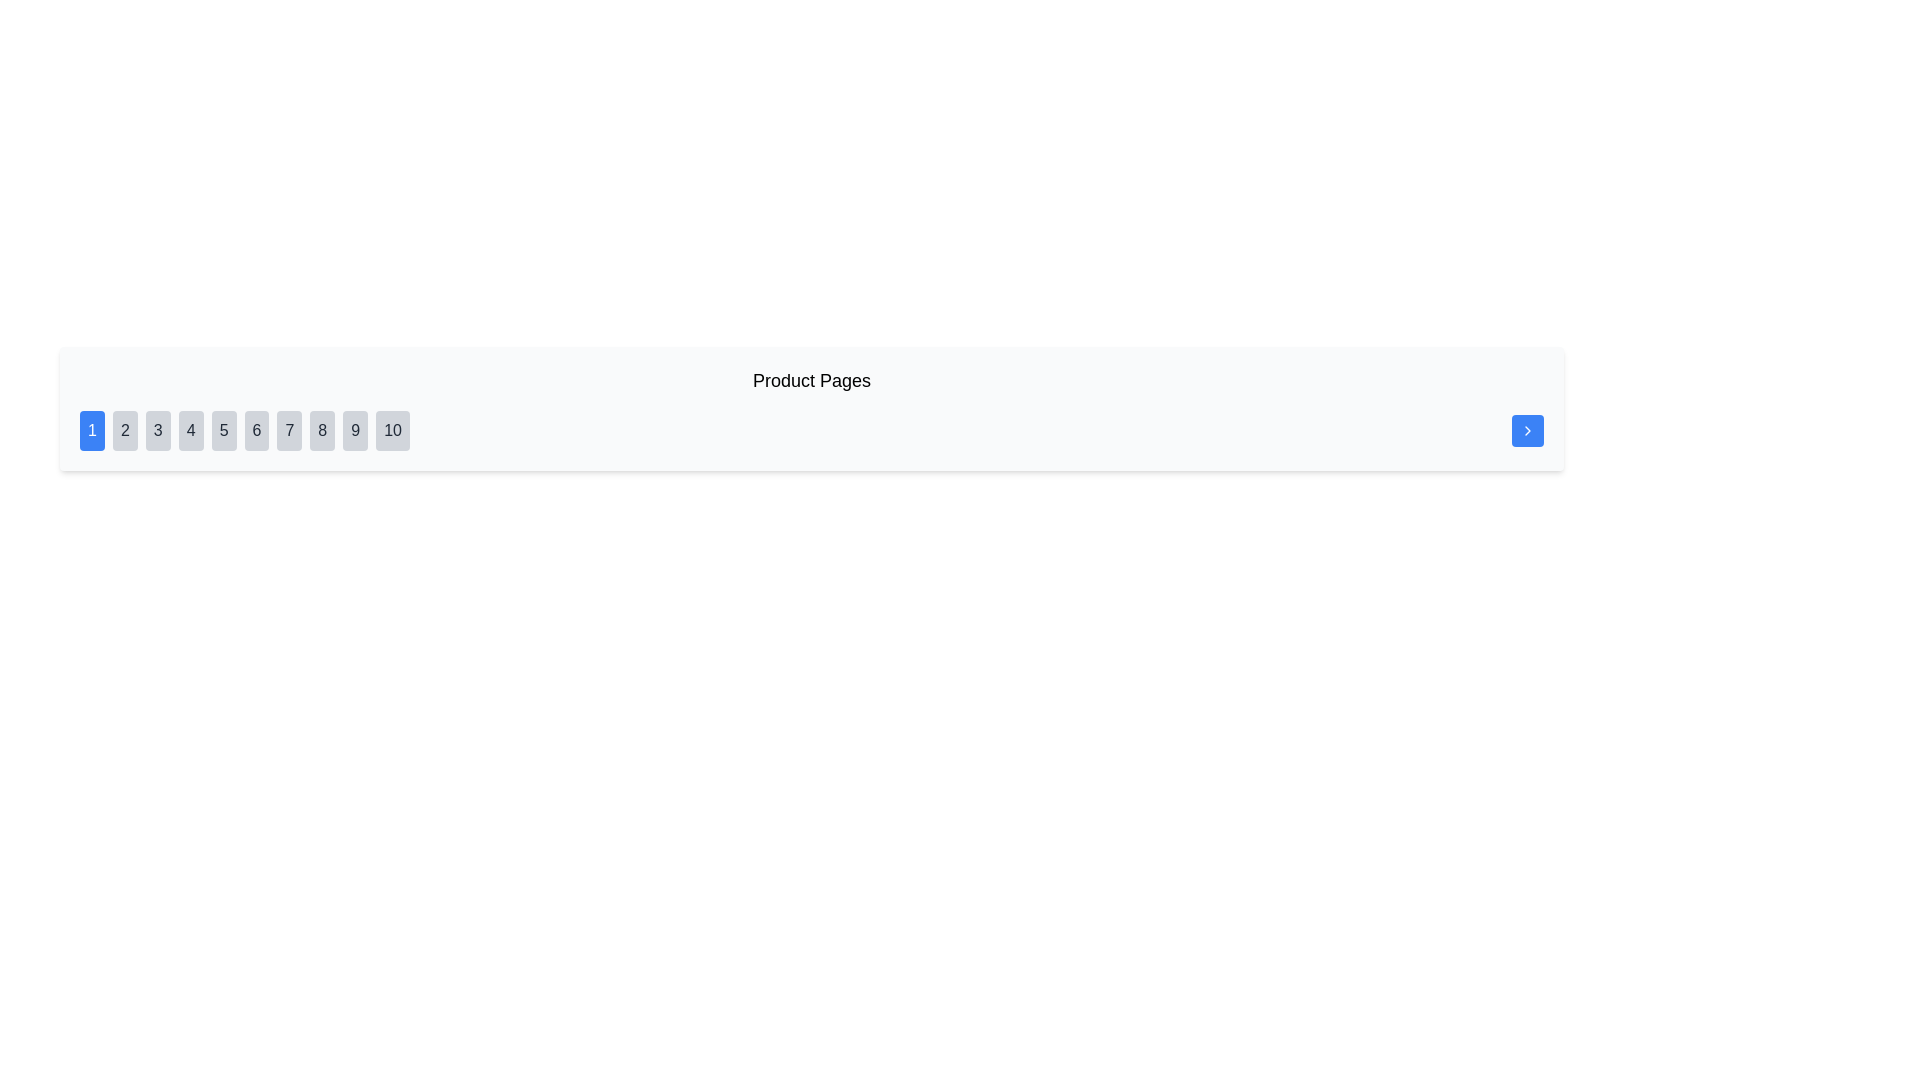 This screenshot has width=1920, height=1080. Describe the element at coordinates (157, 430) in the screenshot. I see `the third numbered pagination button` at that location.